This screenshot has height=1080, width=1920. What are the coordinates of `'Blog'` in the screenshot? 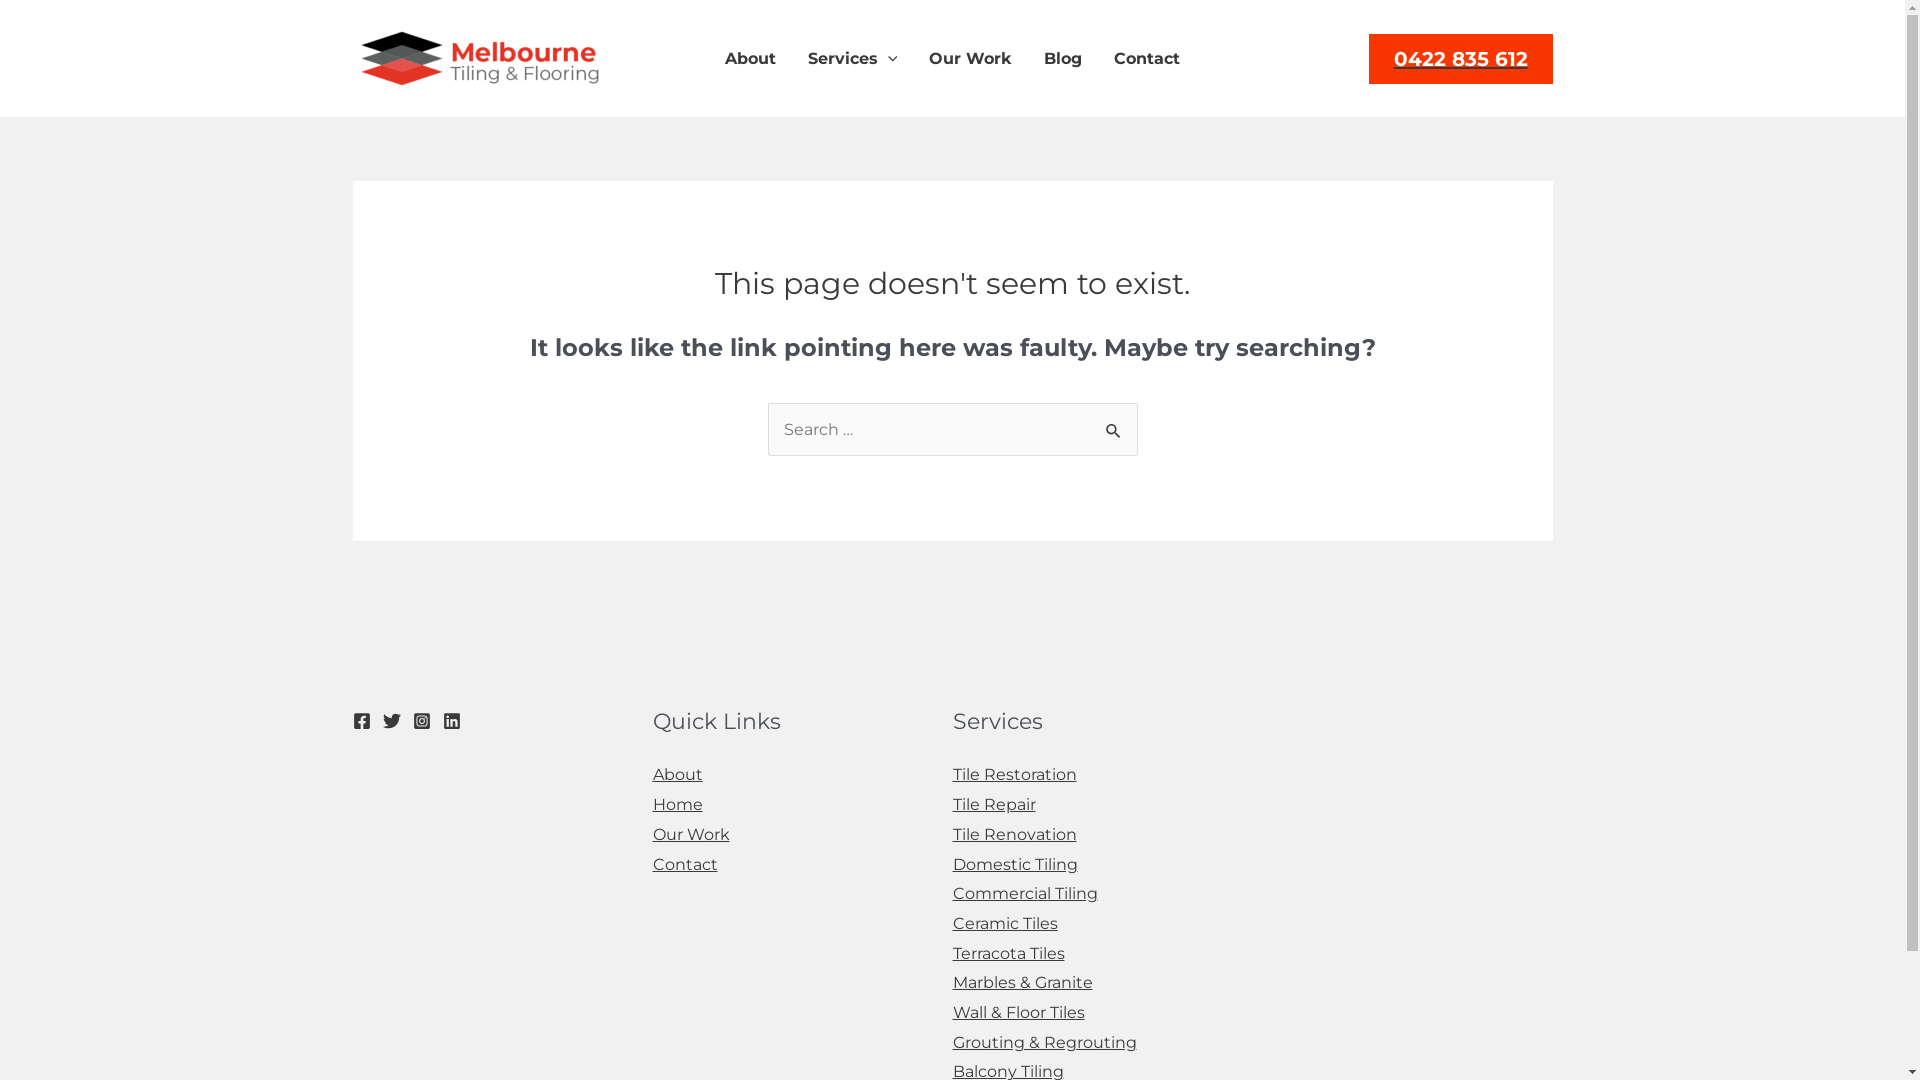 It's located at (1061, 57).